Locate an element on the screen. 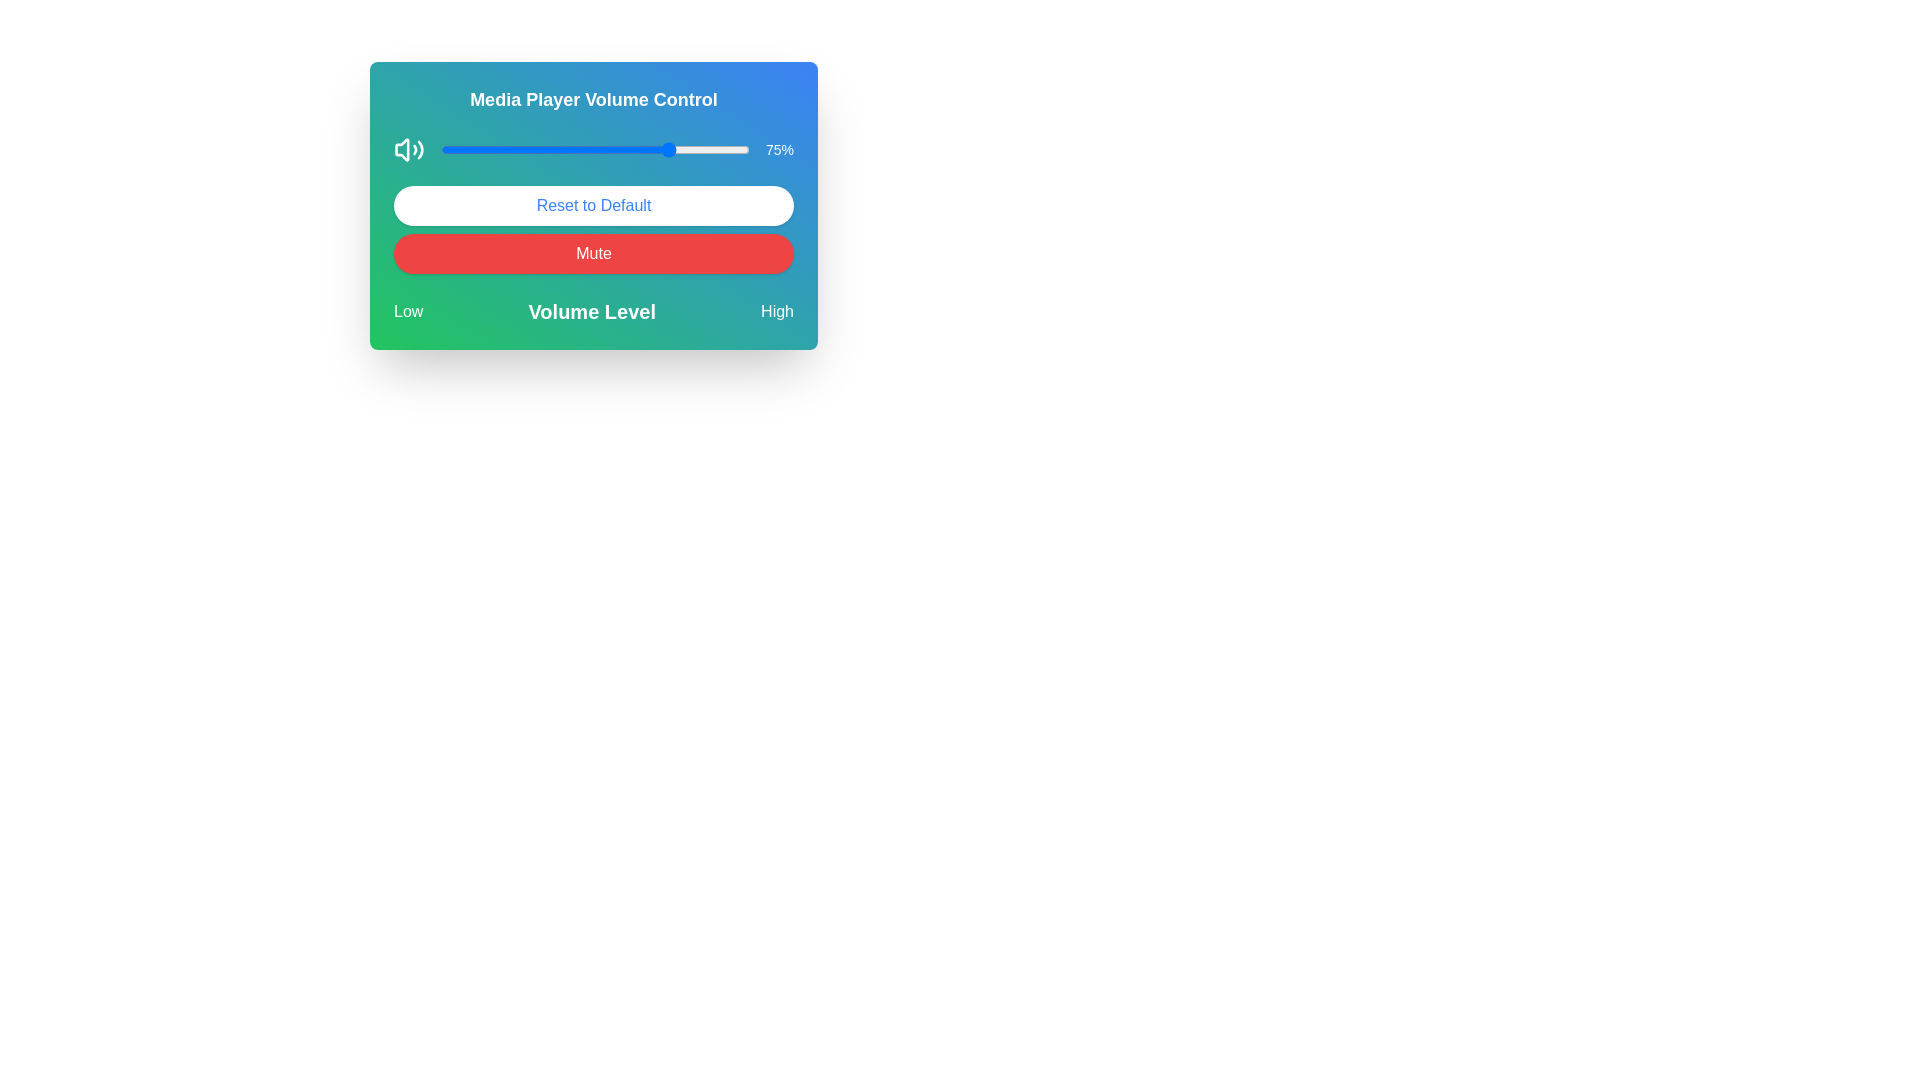 The height and width of the screenshot is (1080, 1920). the text label displaying 'Low' in white color on a green background, positioned to the left of 'Volume Level' is located at coordinates (407, 312).